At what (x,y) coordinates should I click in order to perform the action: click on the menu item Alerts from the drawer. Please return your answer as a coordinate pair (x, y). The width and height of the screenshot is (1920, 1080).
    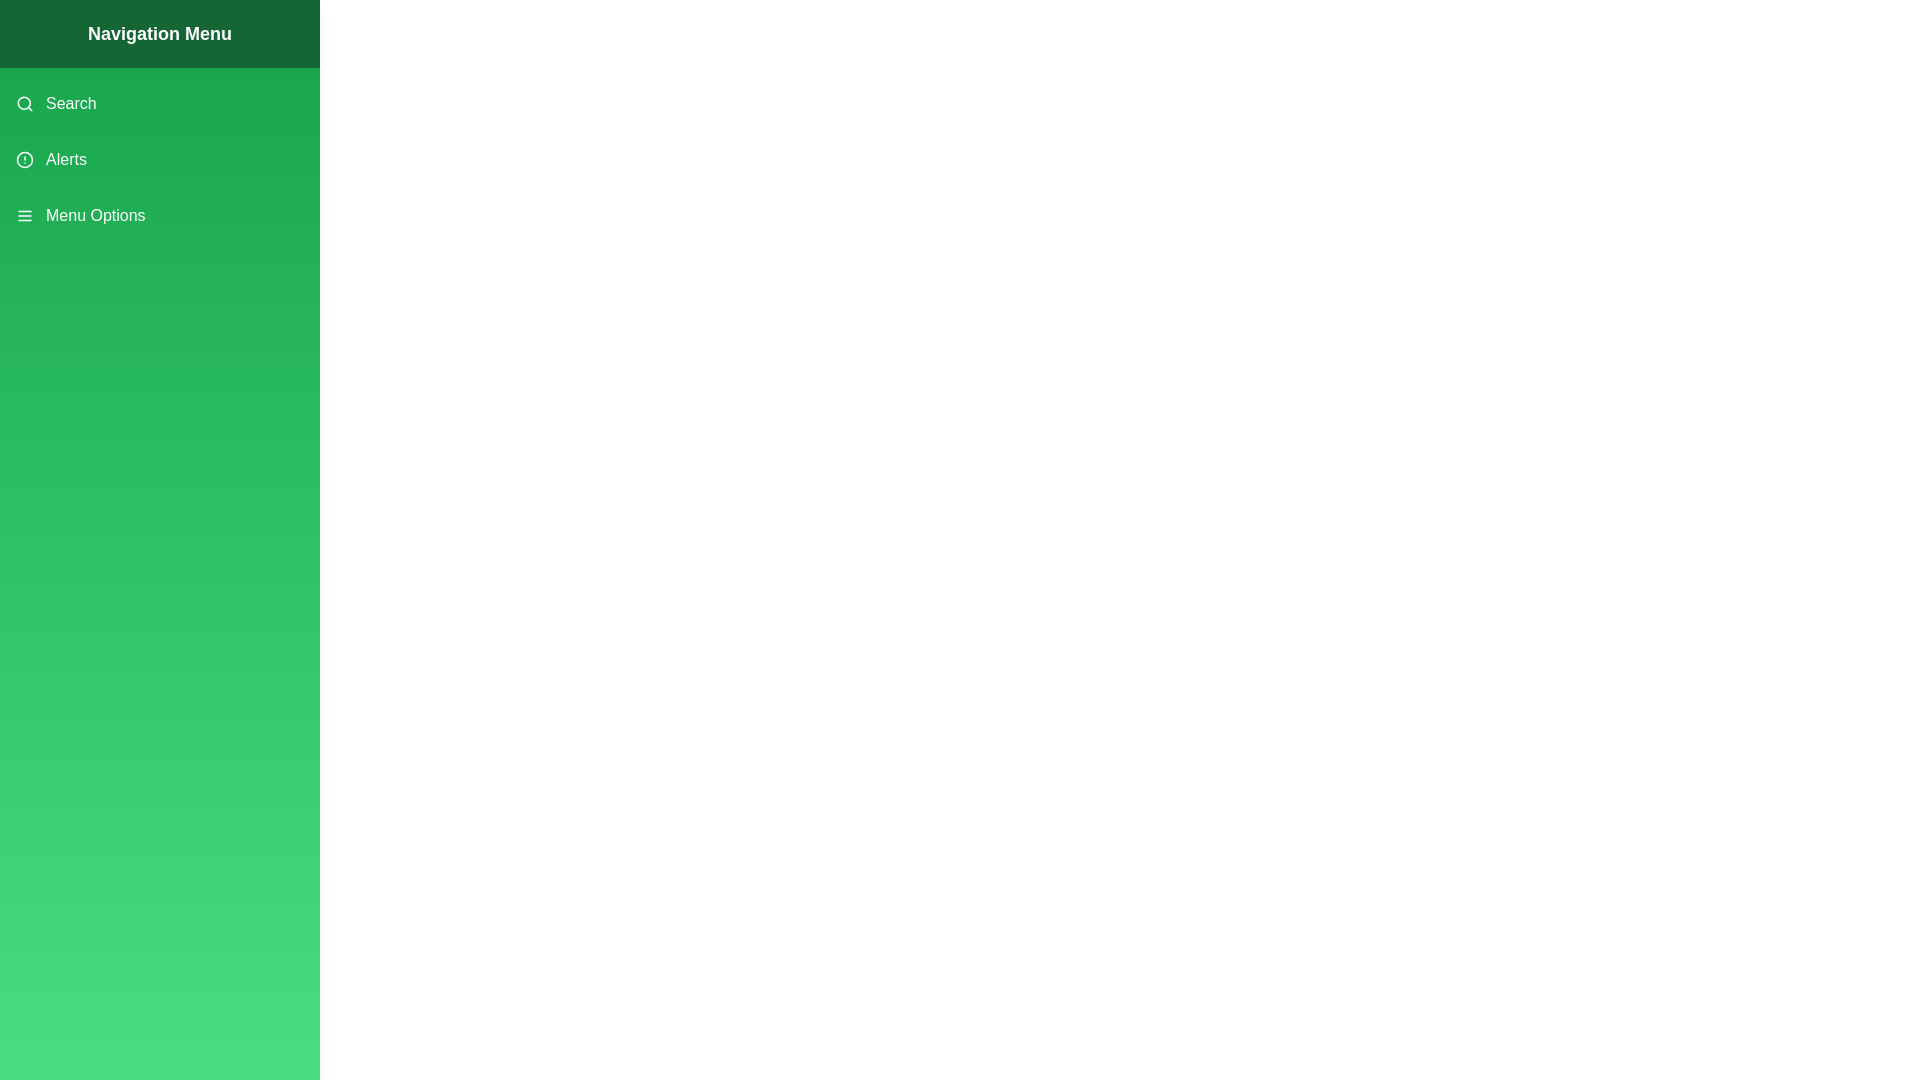
    Looking at the image, I should click on (158, 158).